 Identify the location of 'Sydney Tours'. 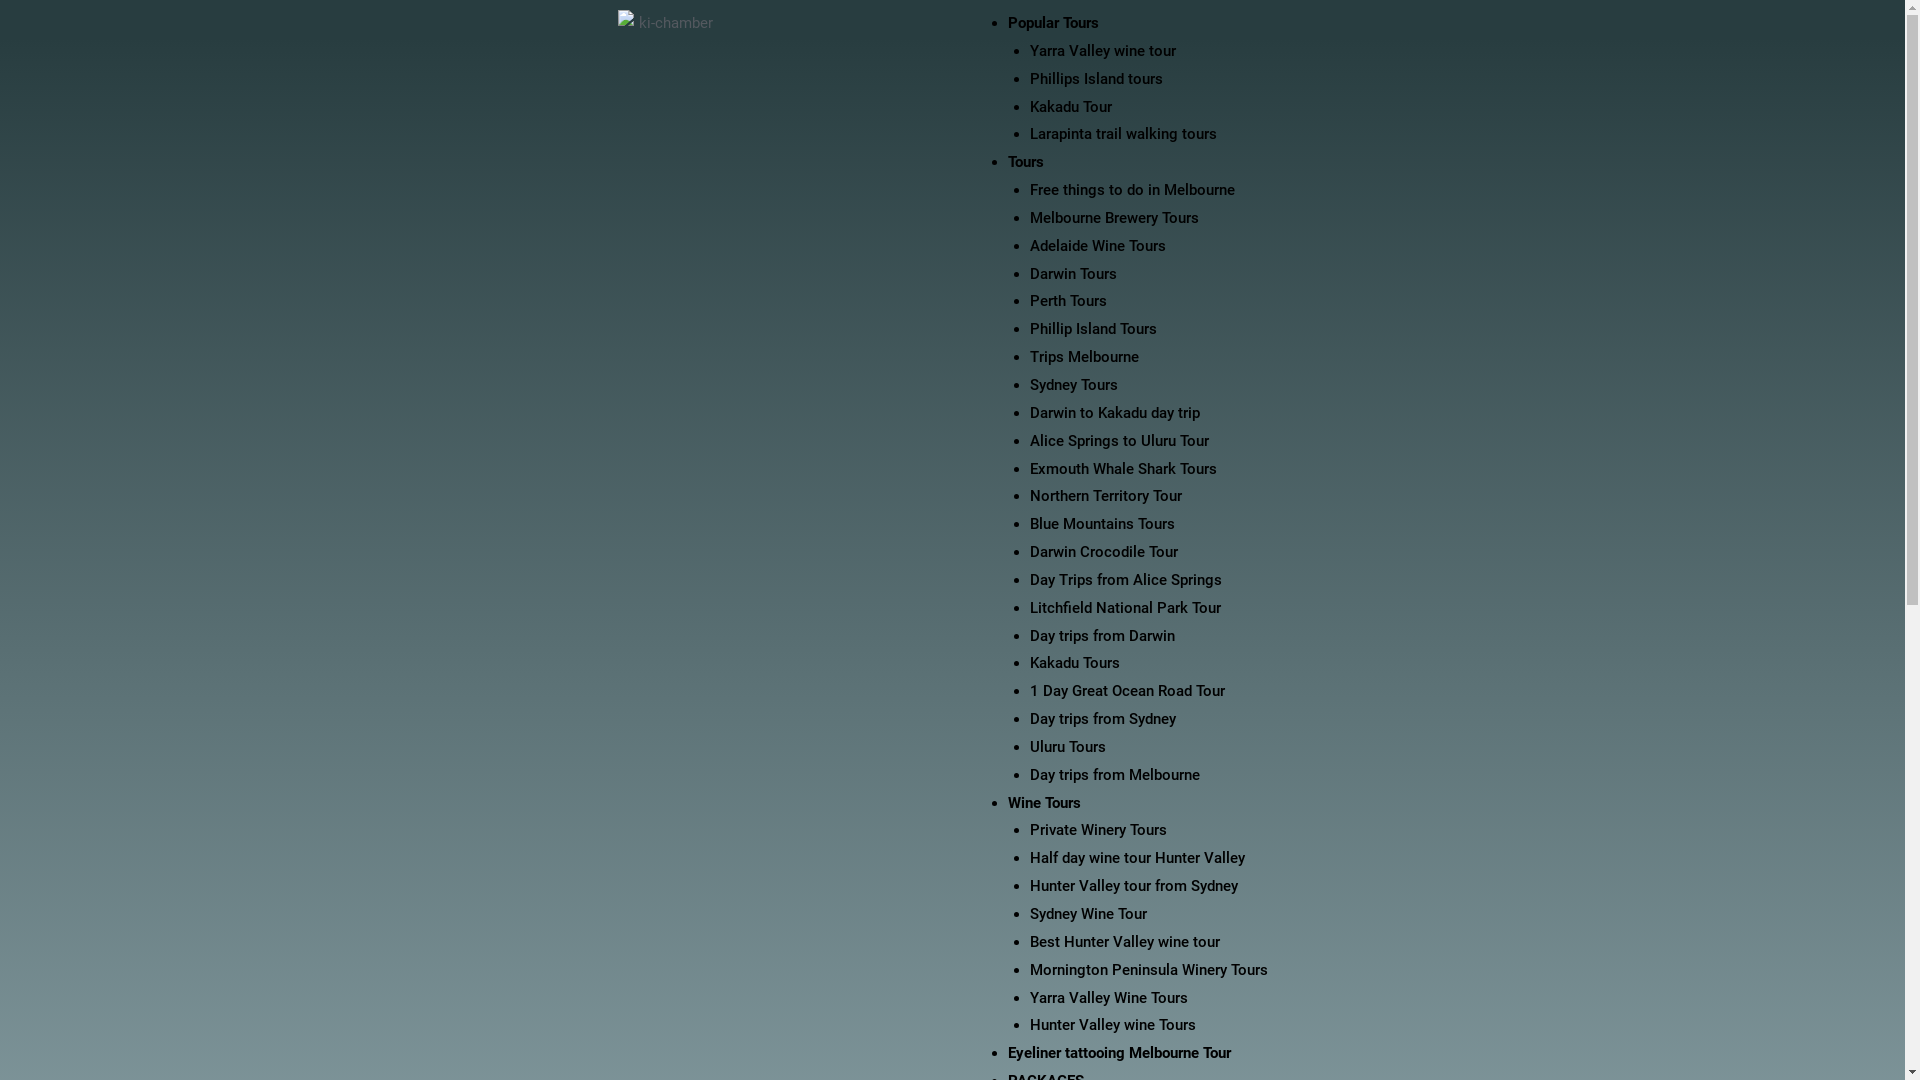
(1073, 385).